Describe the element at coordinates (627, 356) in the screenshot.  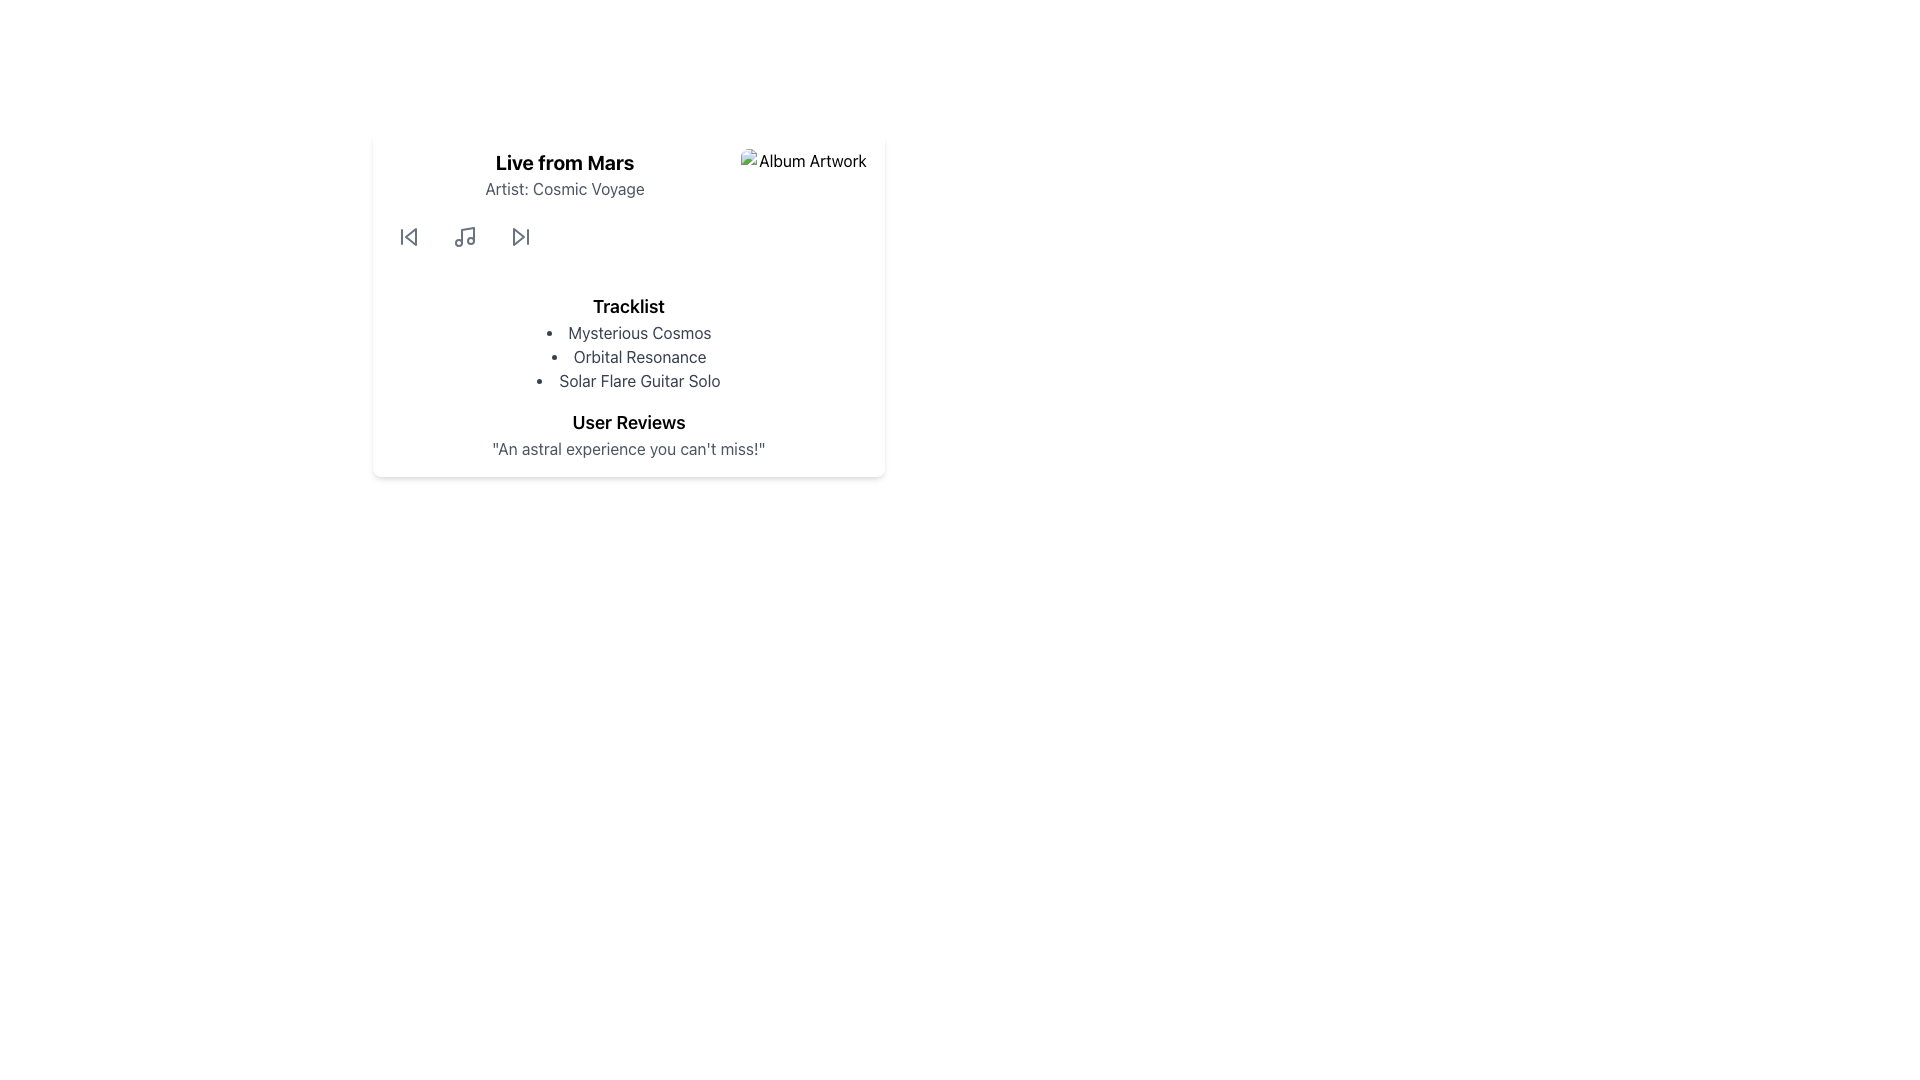
I see `titles from the non-interactive bulleted list located below the 'Tracklist' label and above the 'User Reviews' section` at that location.